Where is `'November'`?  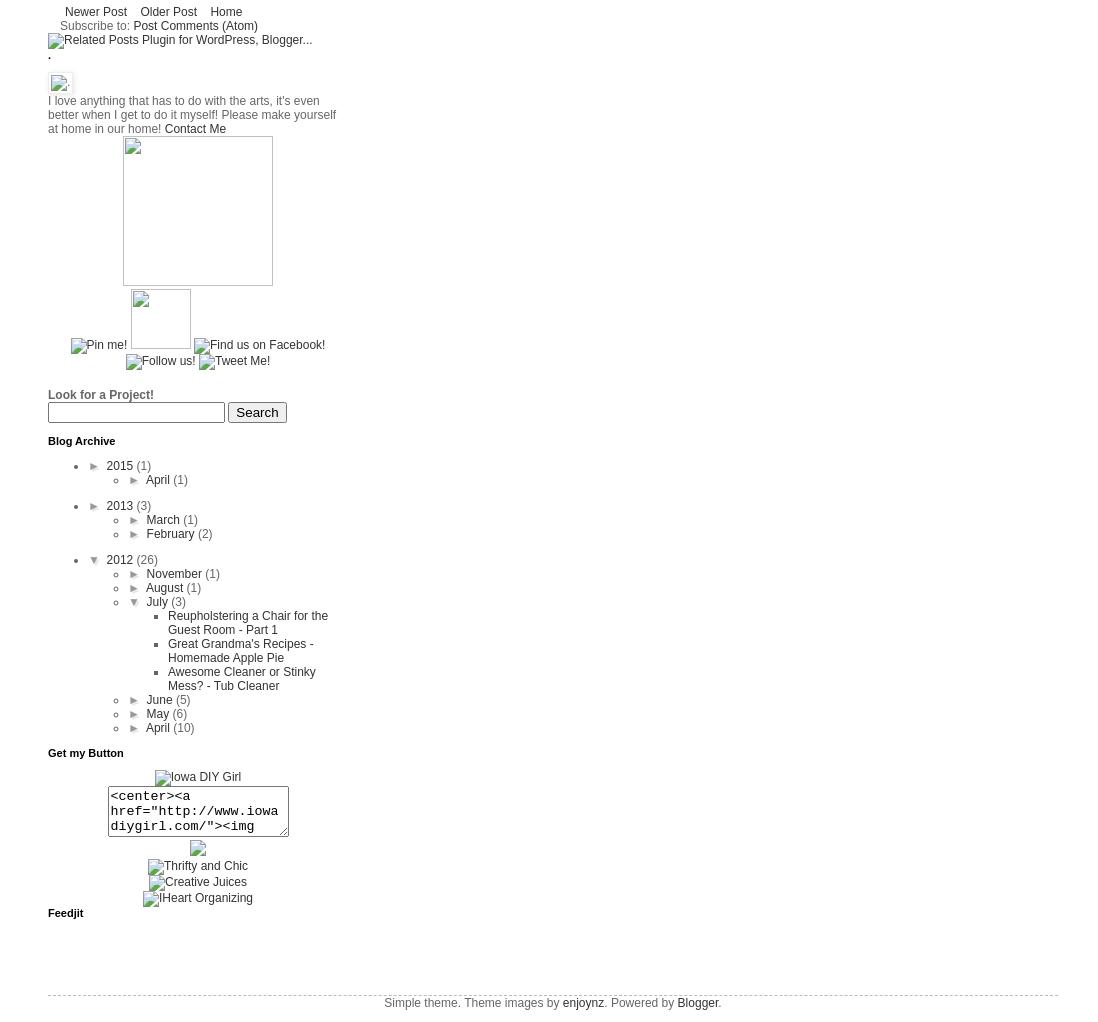
'November' is located at coordinates (175, 573).